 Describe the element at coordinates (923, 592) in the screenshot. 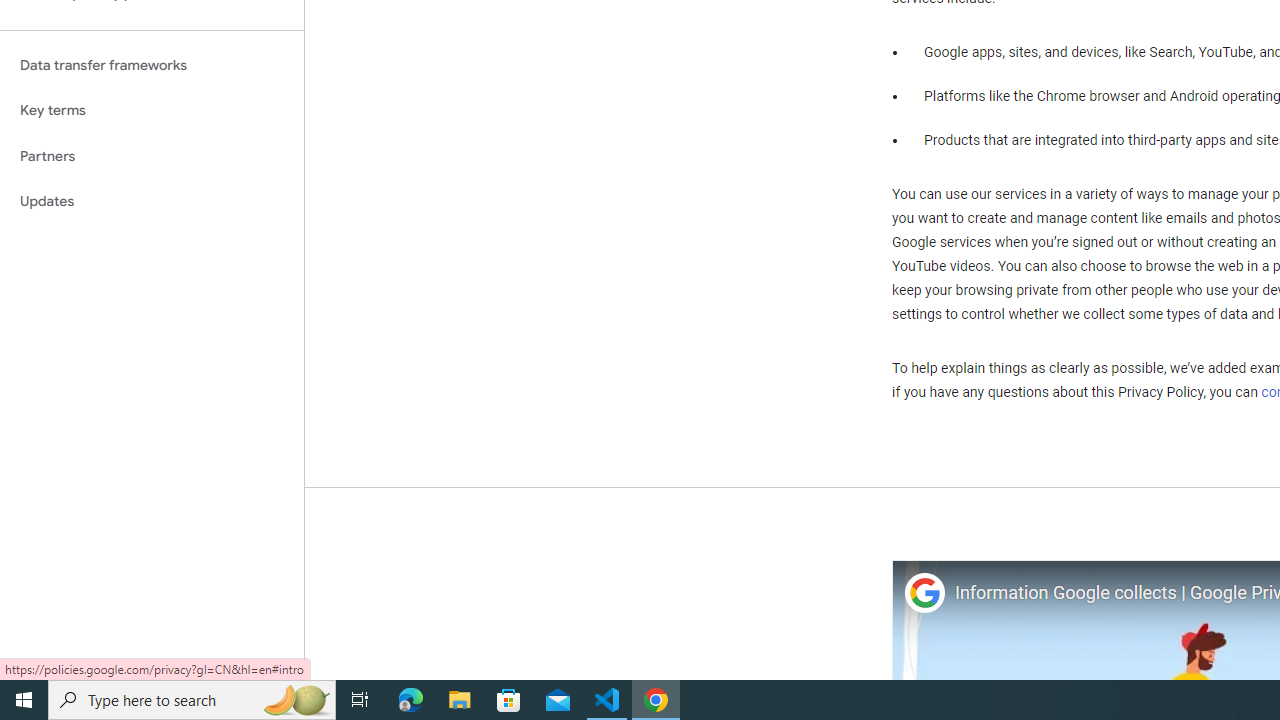

I see `'Photo image of Google'` at that location.